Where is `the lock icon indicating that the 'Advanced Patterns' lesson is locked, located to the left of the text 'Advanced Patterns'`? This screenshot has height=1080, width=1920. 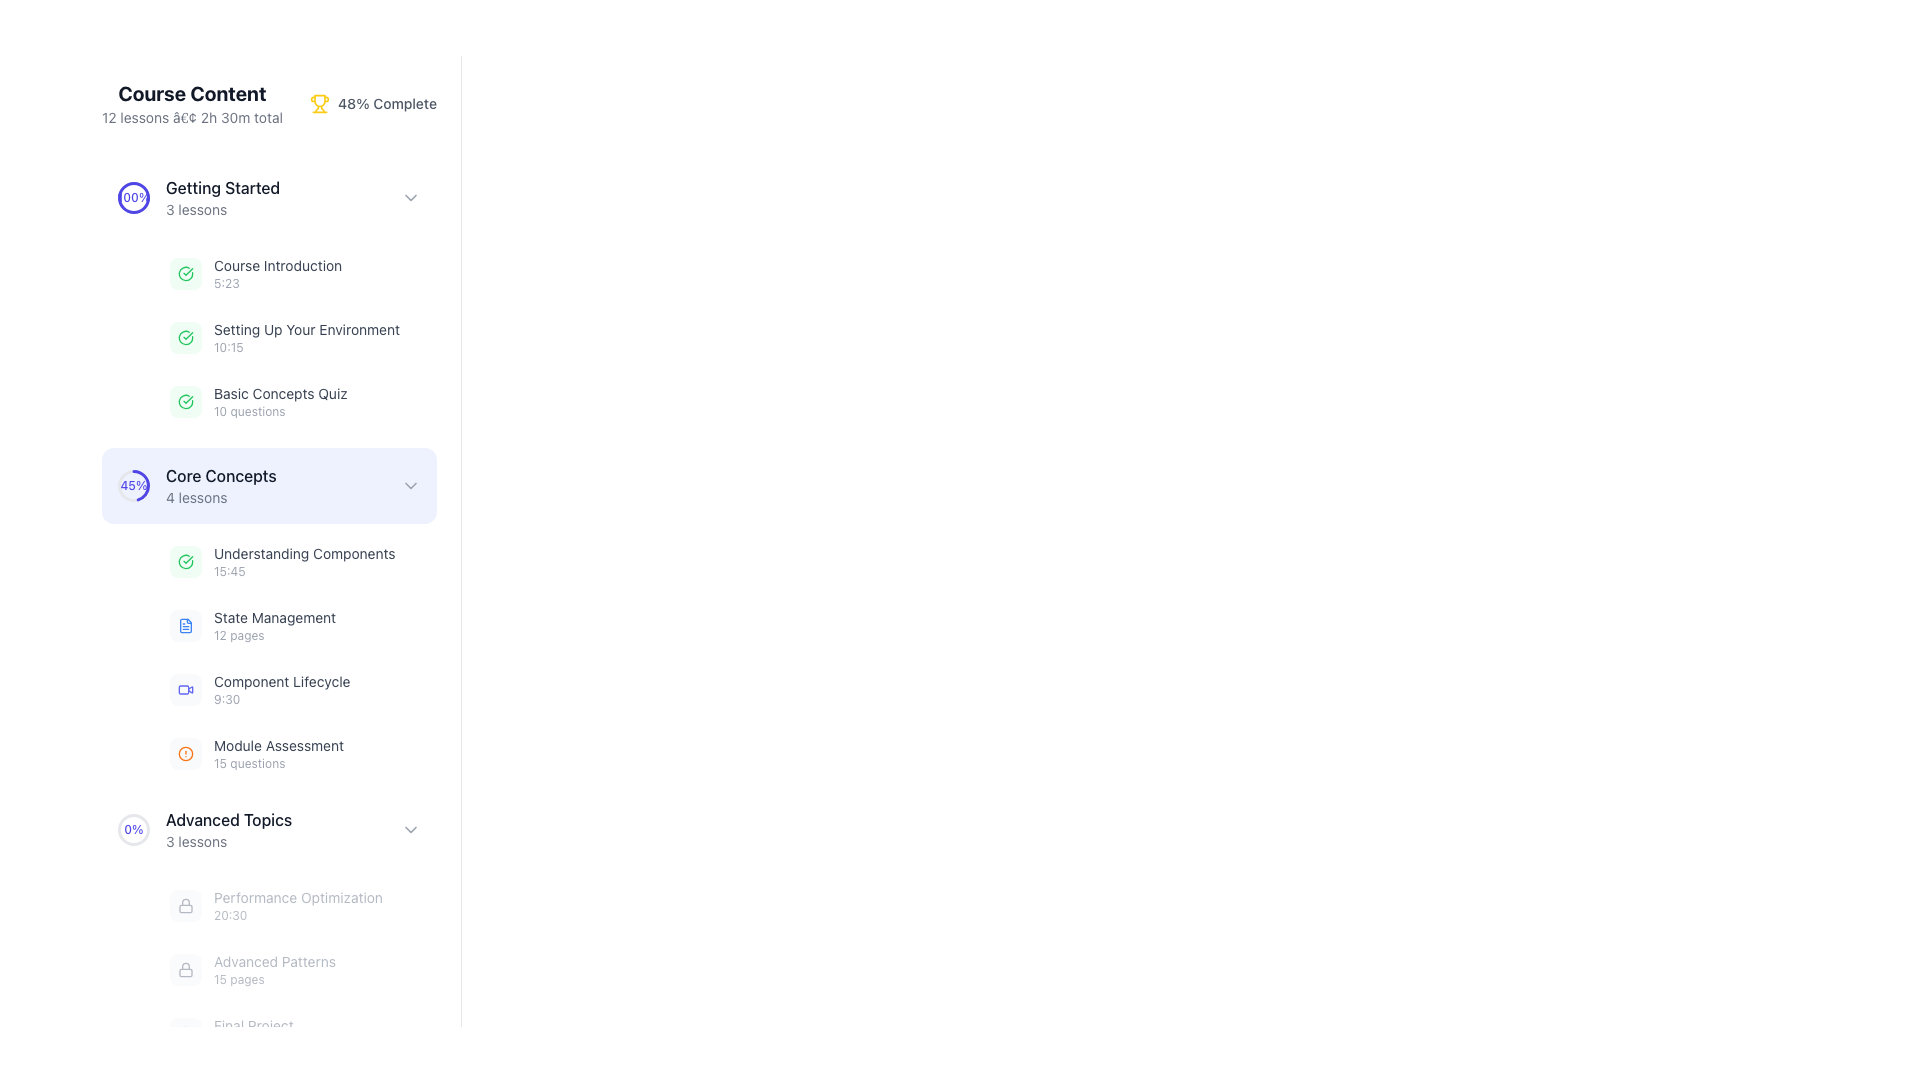
the lock icon indicating that the 'Advanced Patterns' lesson is locked, located to the left of the text 'Advanced Patterns' is located at coordinates (186, 968).